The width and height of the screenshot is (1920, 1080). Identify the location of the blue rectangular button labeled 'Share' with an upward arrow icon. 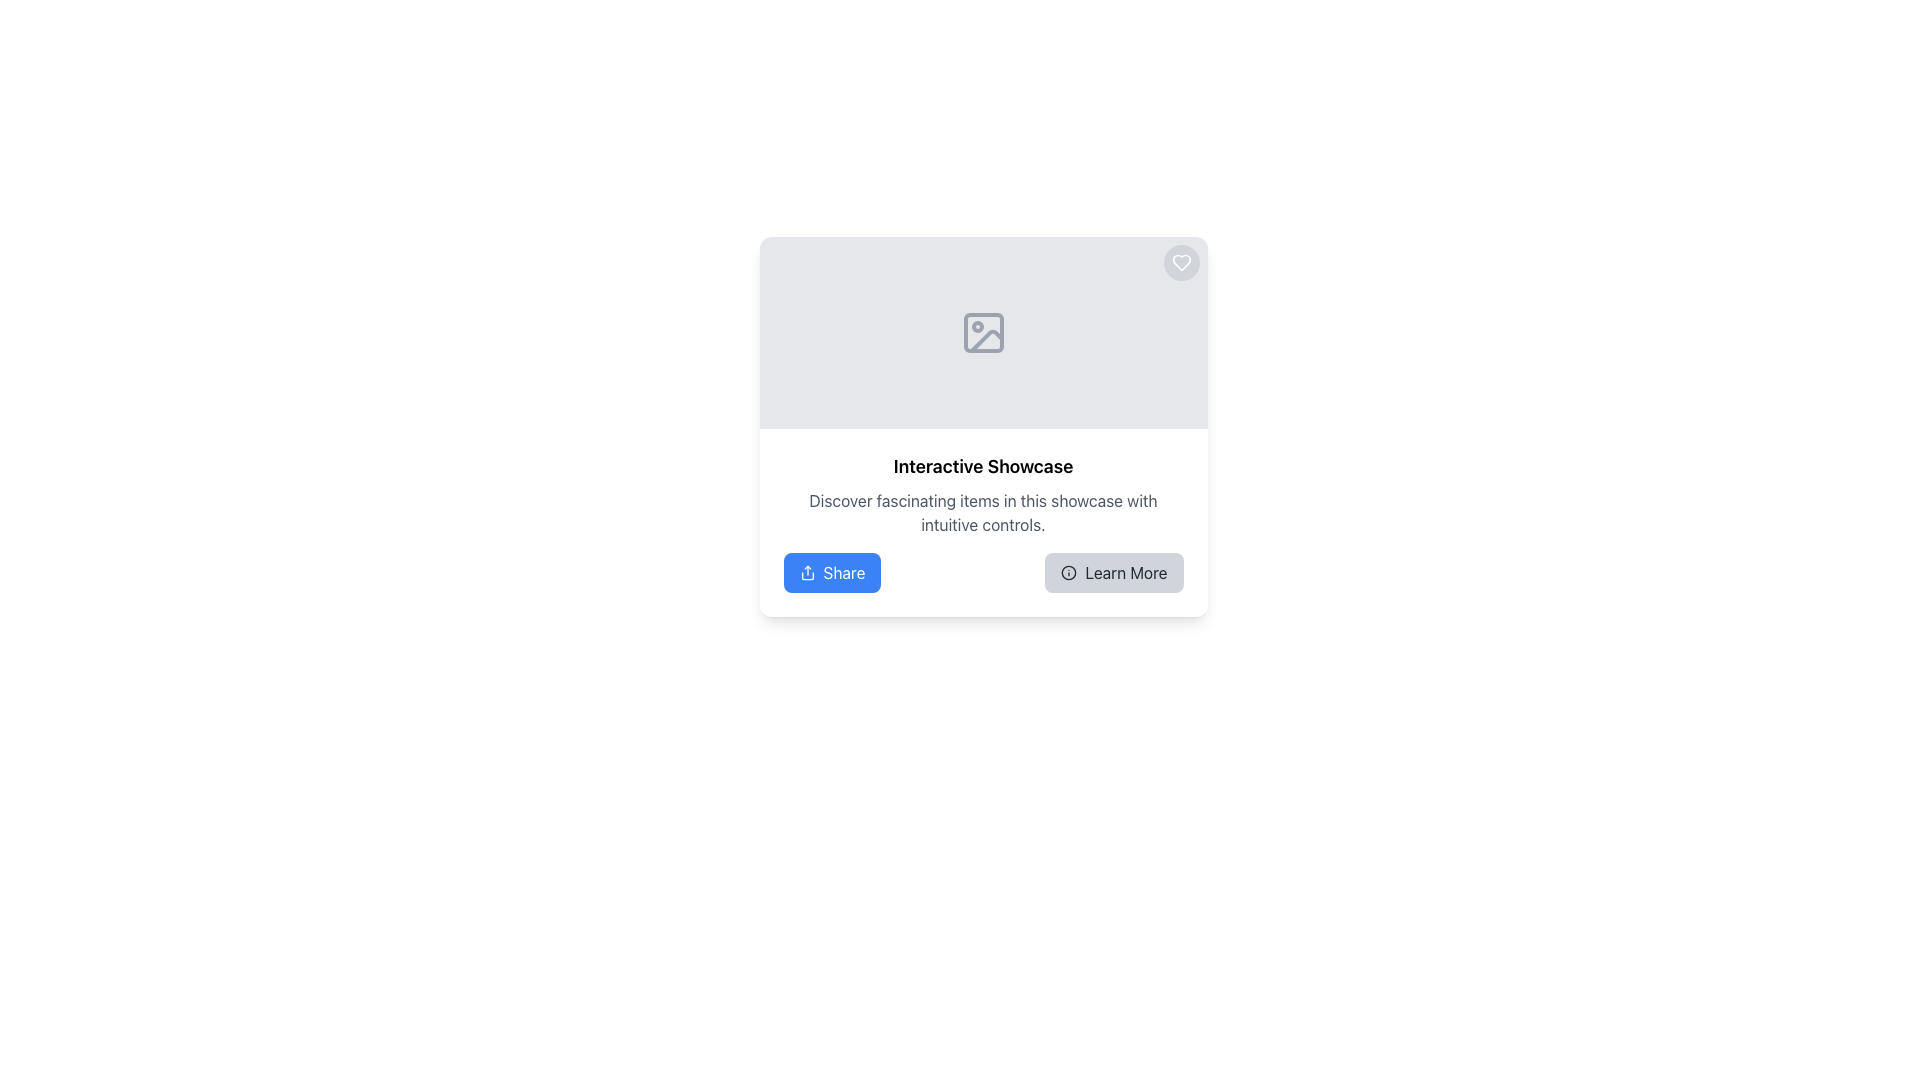
(832, 573).